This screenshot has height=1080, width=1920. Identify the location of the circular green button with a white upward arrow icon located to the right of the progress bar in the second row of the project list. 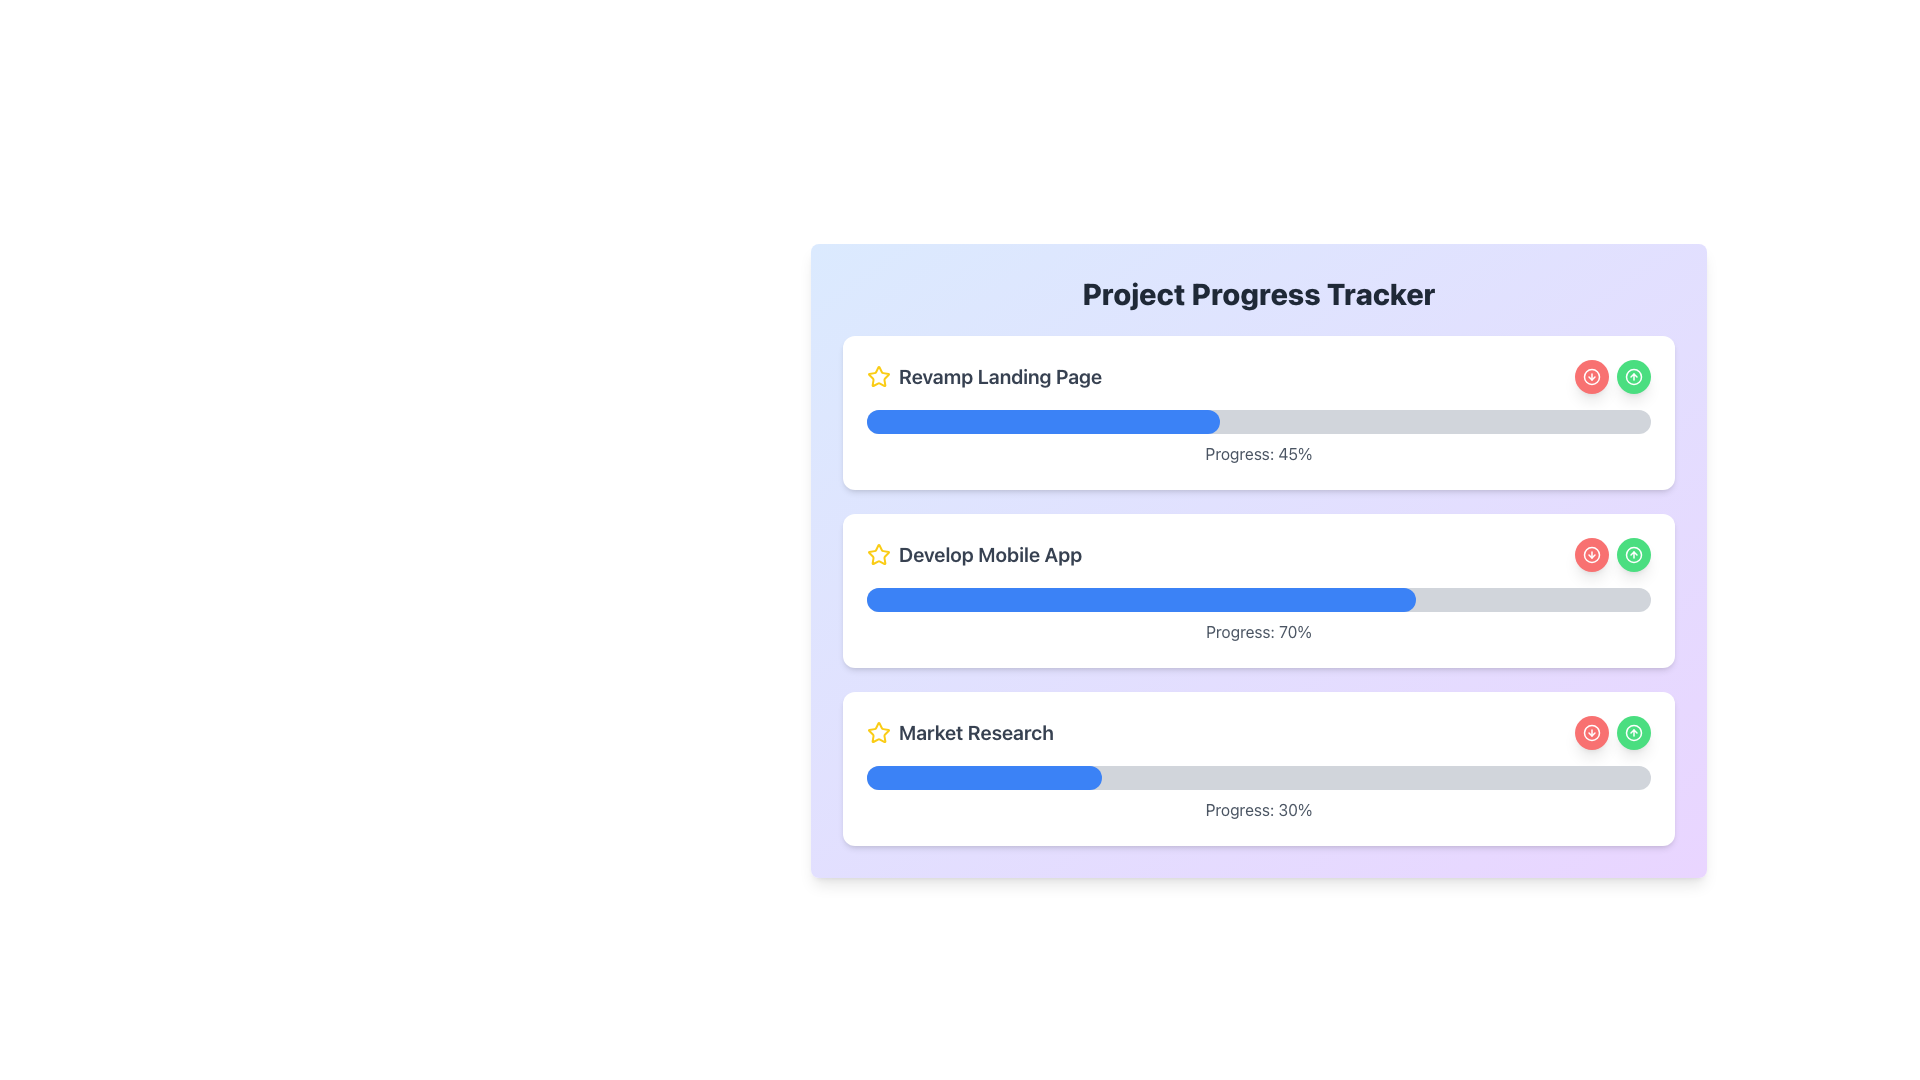
(1633, 555).